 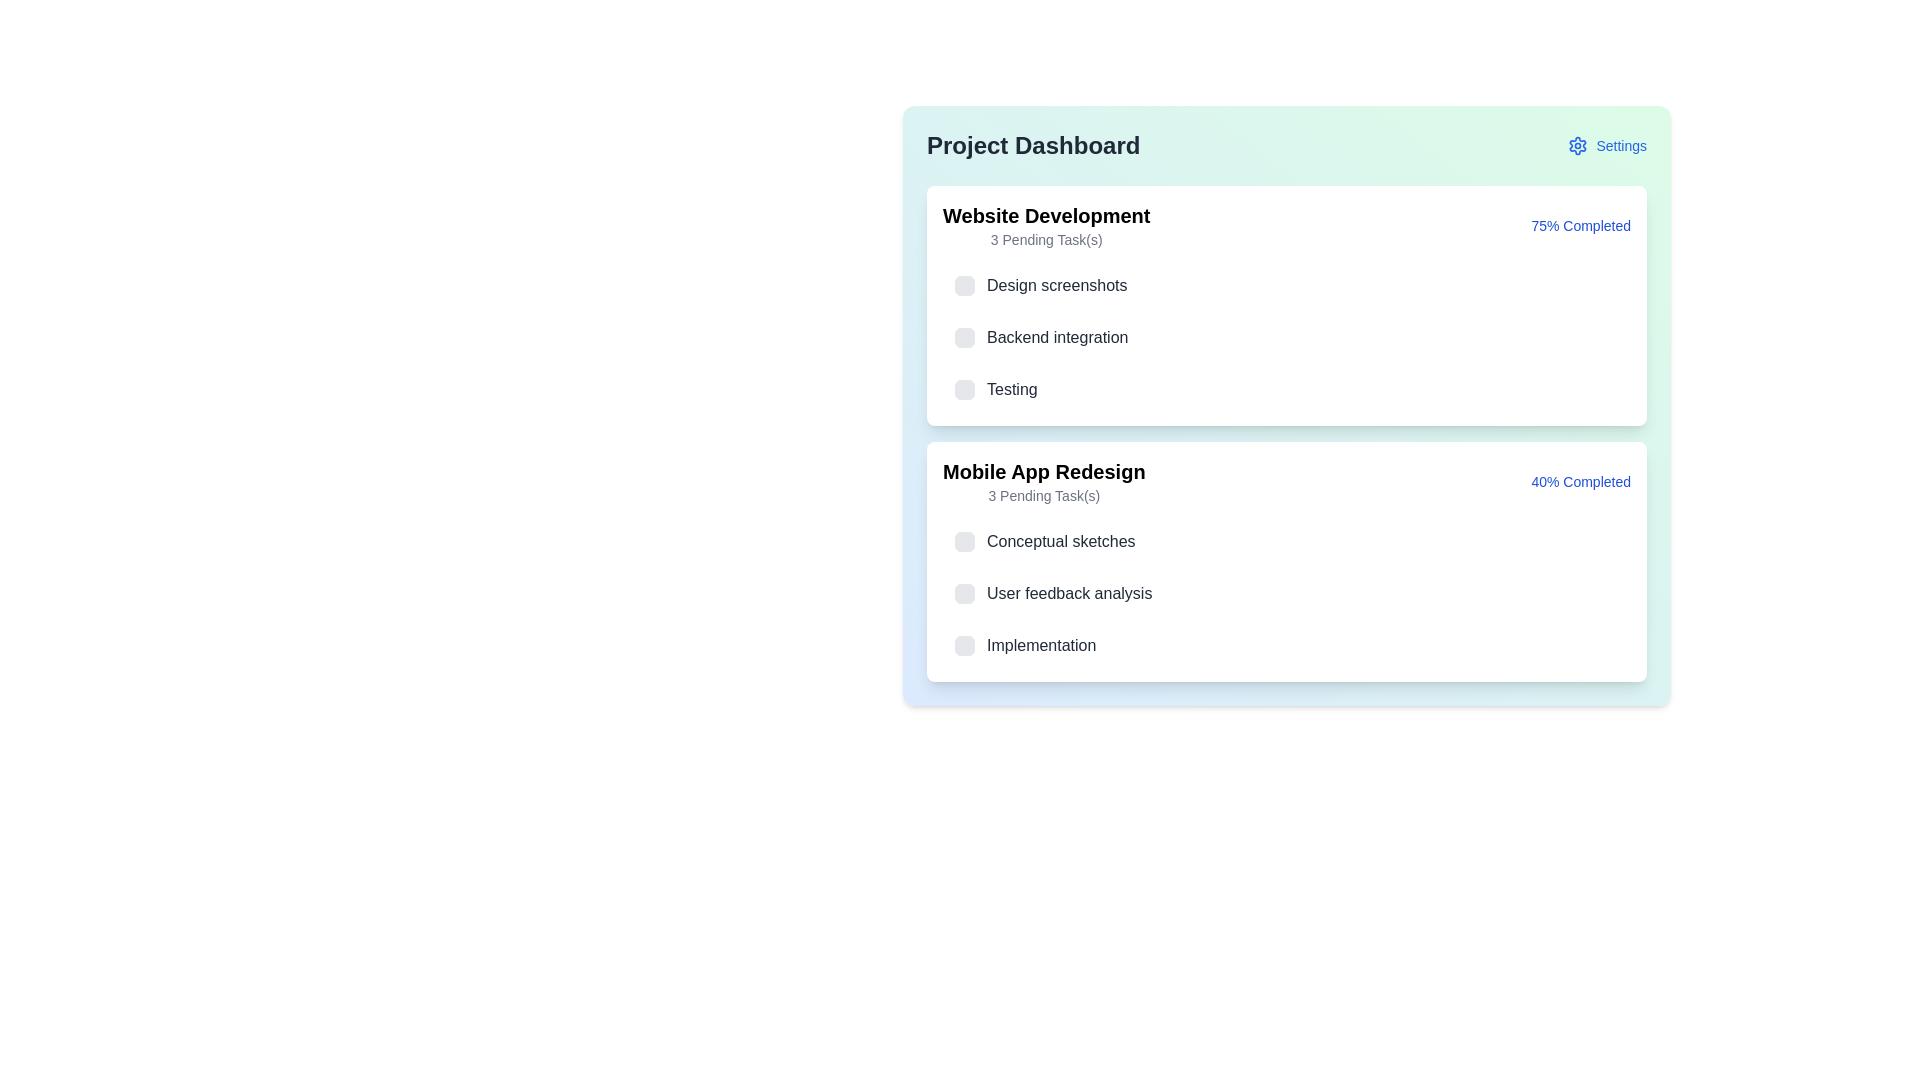 I want to click on the gear-shaped SVG icon located on the top-right corner of the interface, so click(x=1577, y=145).